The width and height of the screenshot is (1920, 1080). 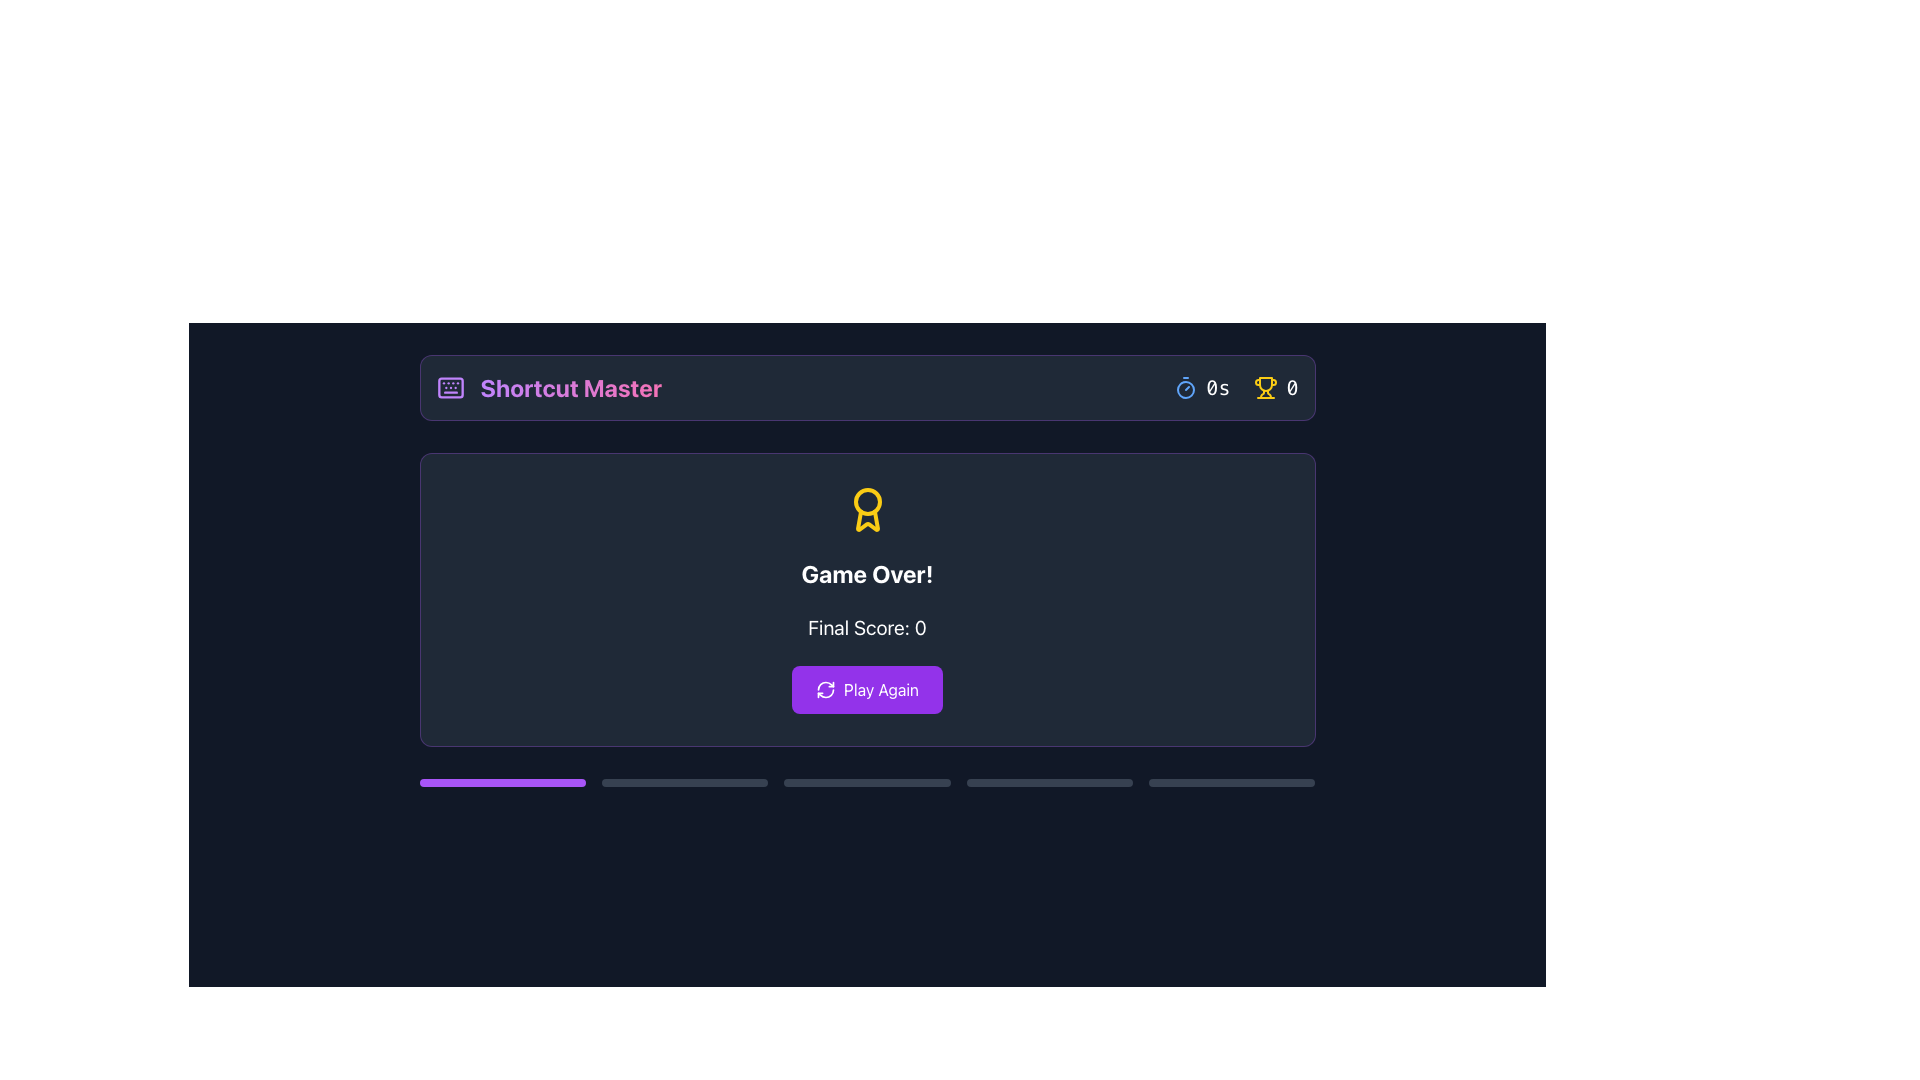 I want to click on the keyboard icon located at the top-left corner of the interface, adjacent to the 'Shortcut Master' text element, so click(x=449, y=388).